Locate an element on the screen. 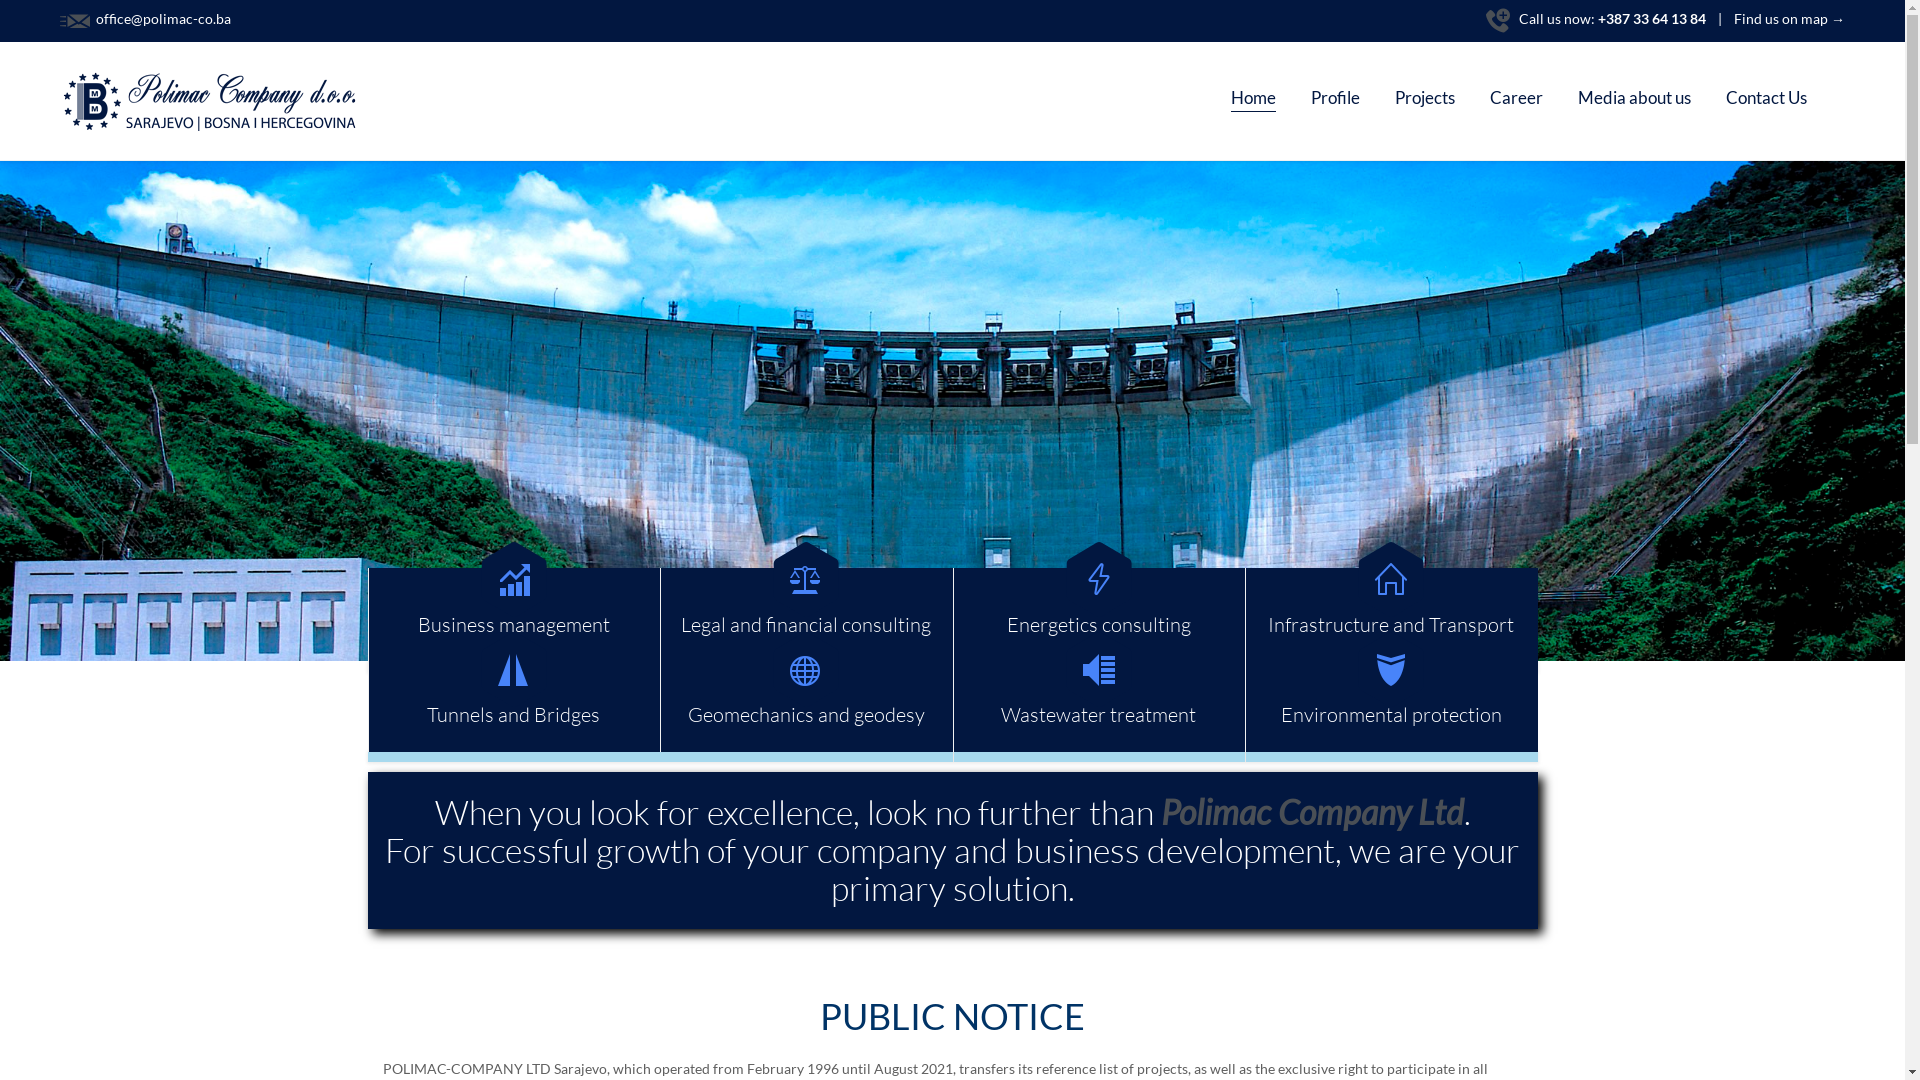 This screenshot has height=1080, width=1920. 'Polimac Company' is located at coordinates (210, 100).